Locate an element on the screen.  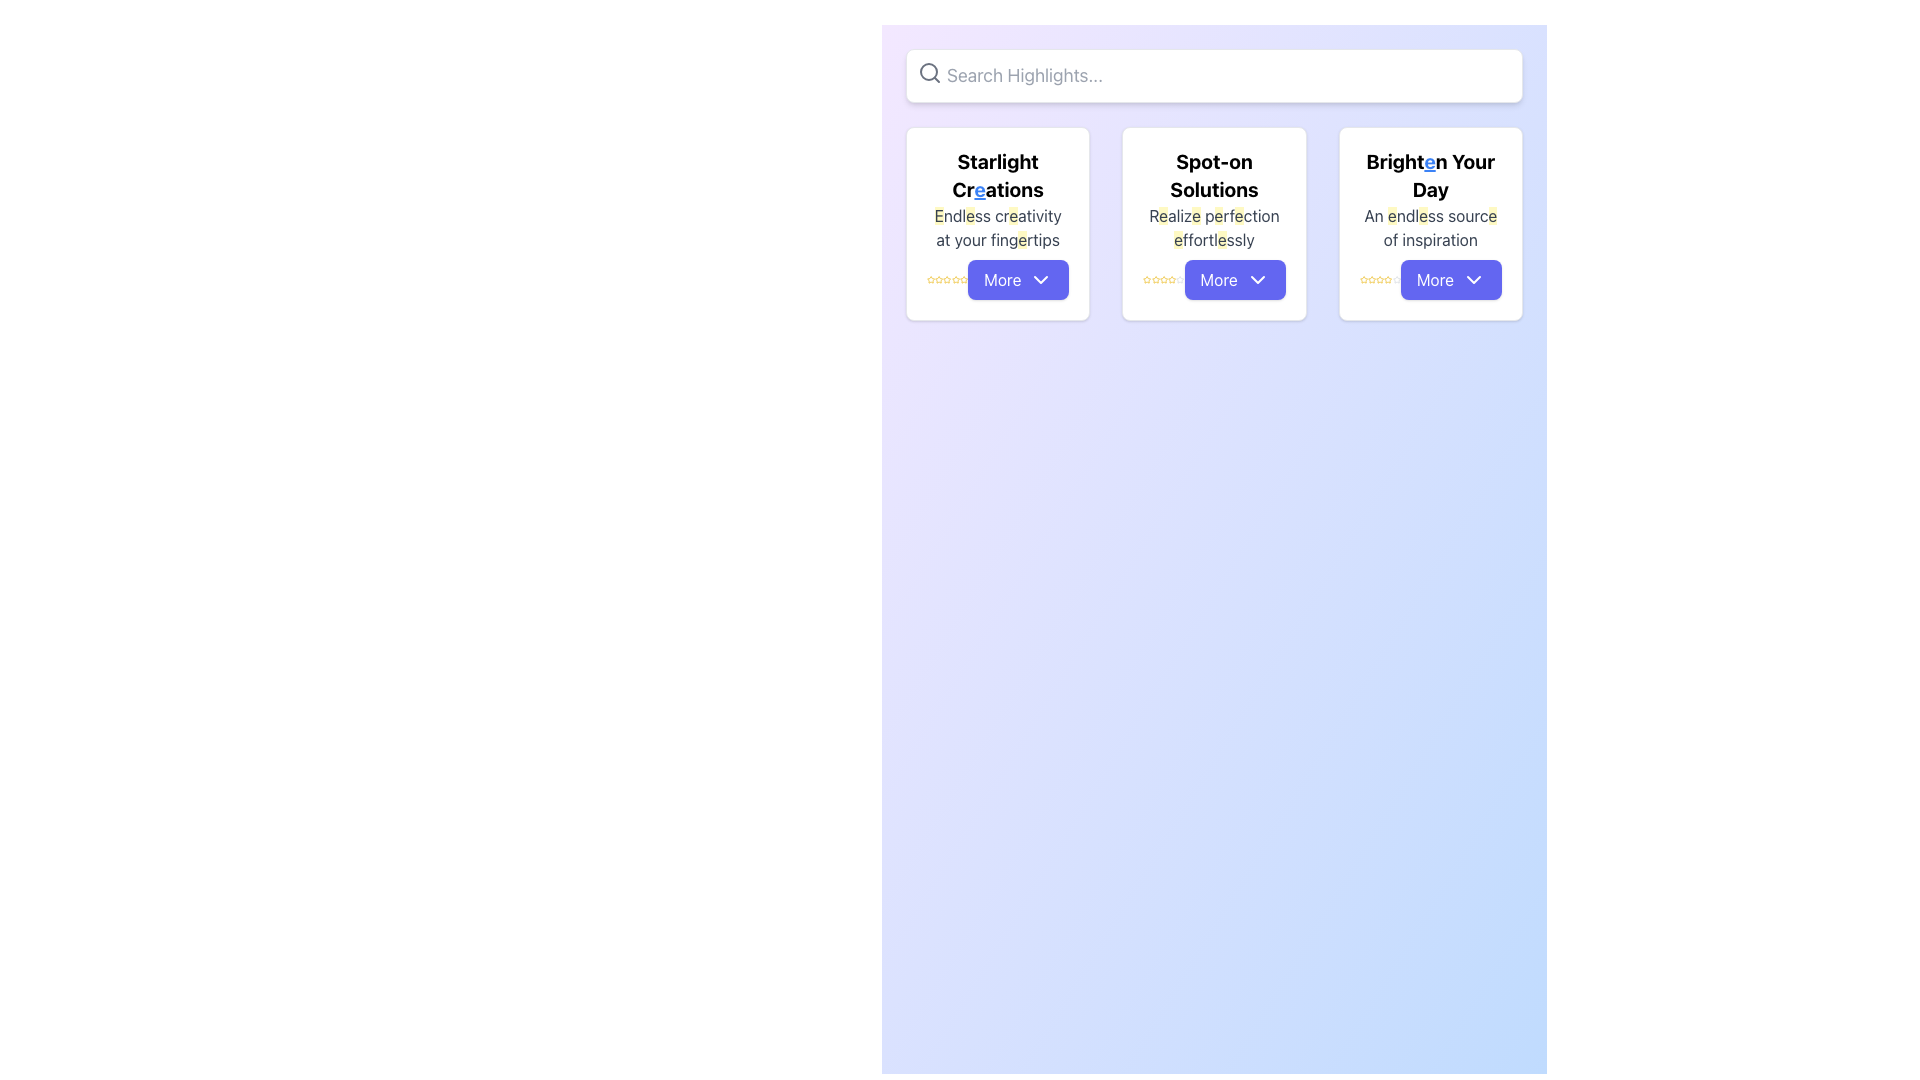
the subtitle text below 'Spot-on Solutions' and above the 'More' button in the second card from the left is located at coordinates (1213, 226).